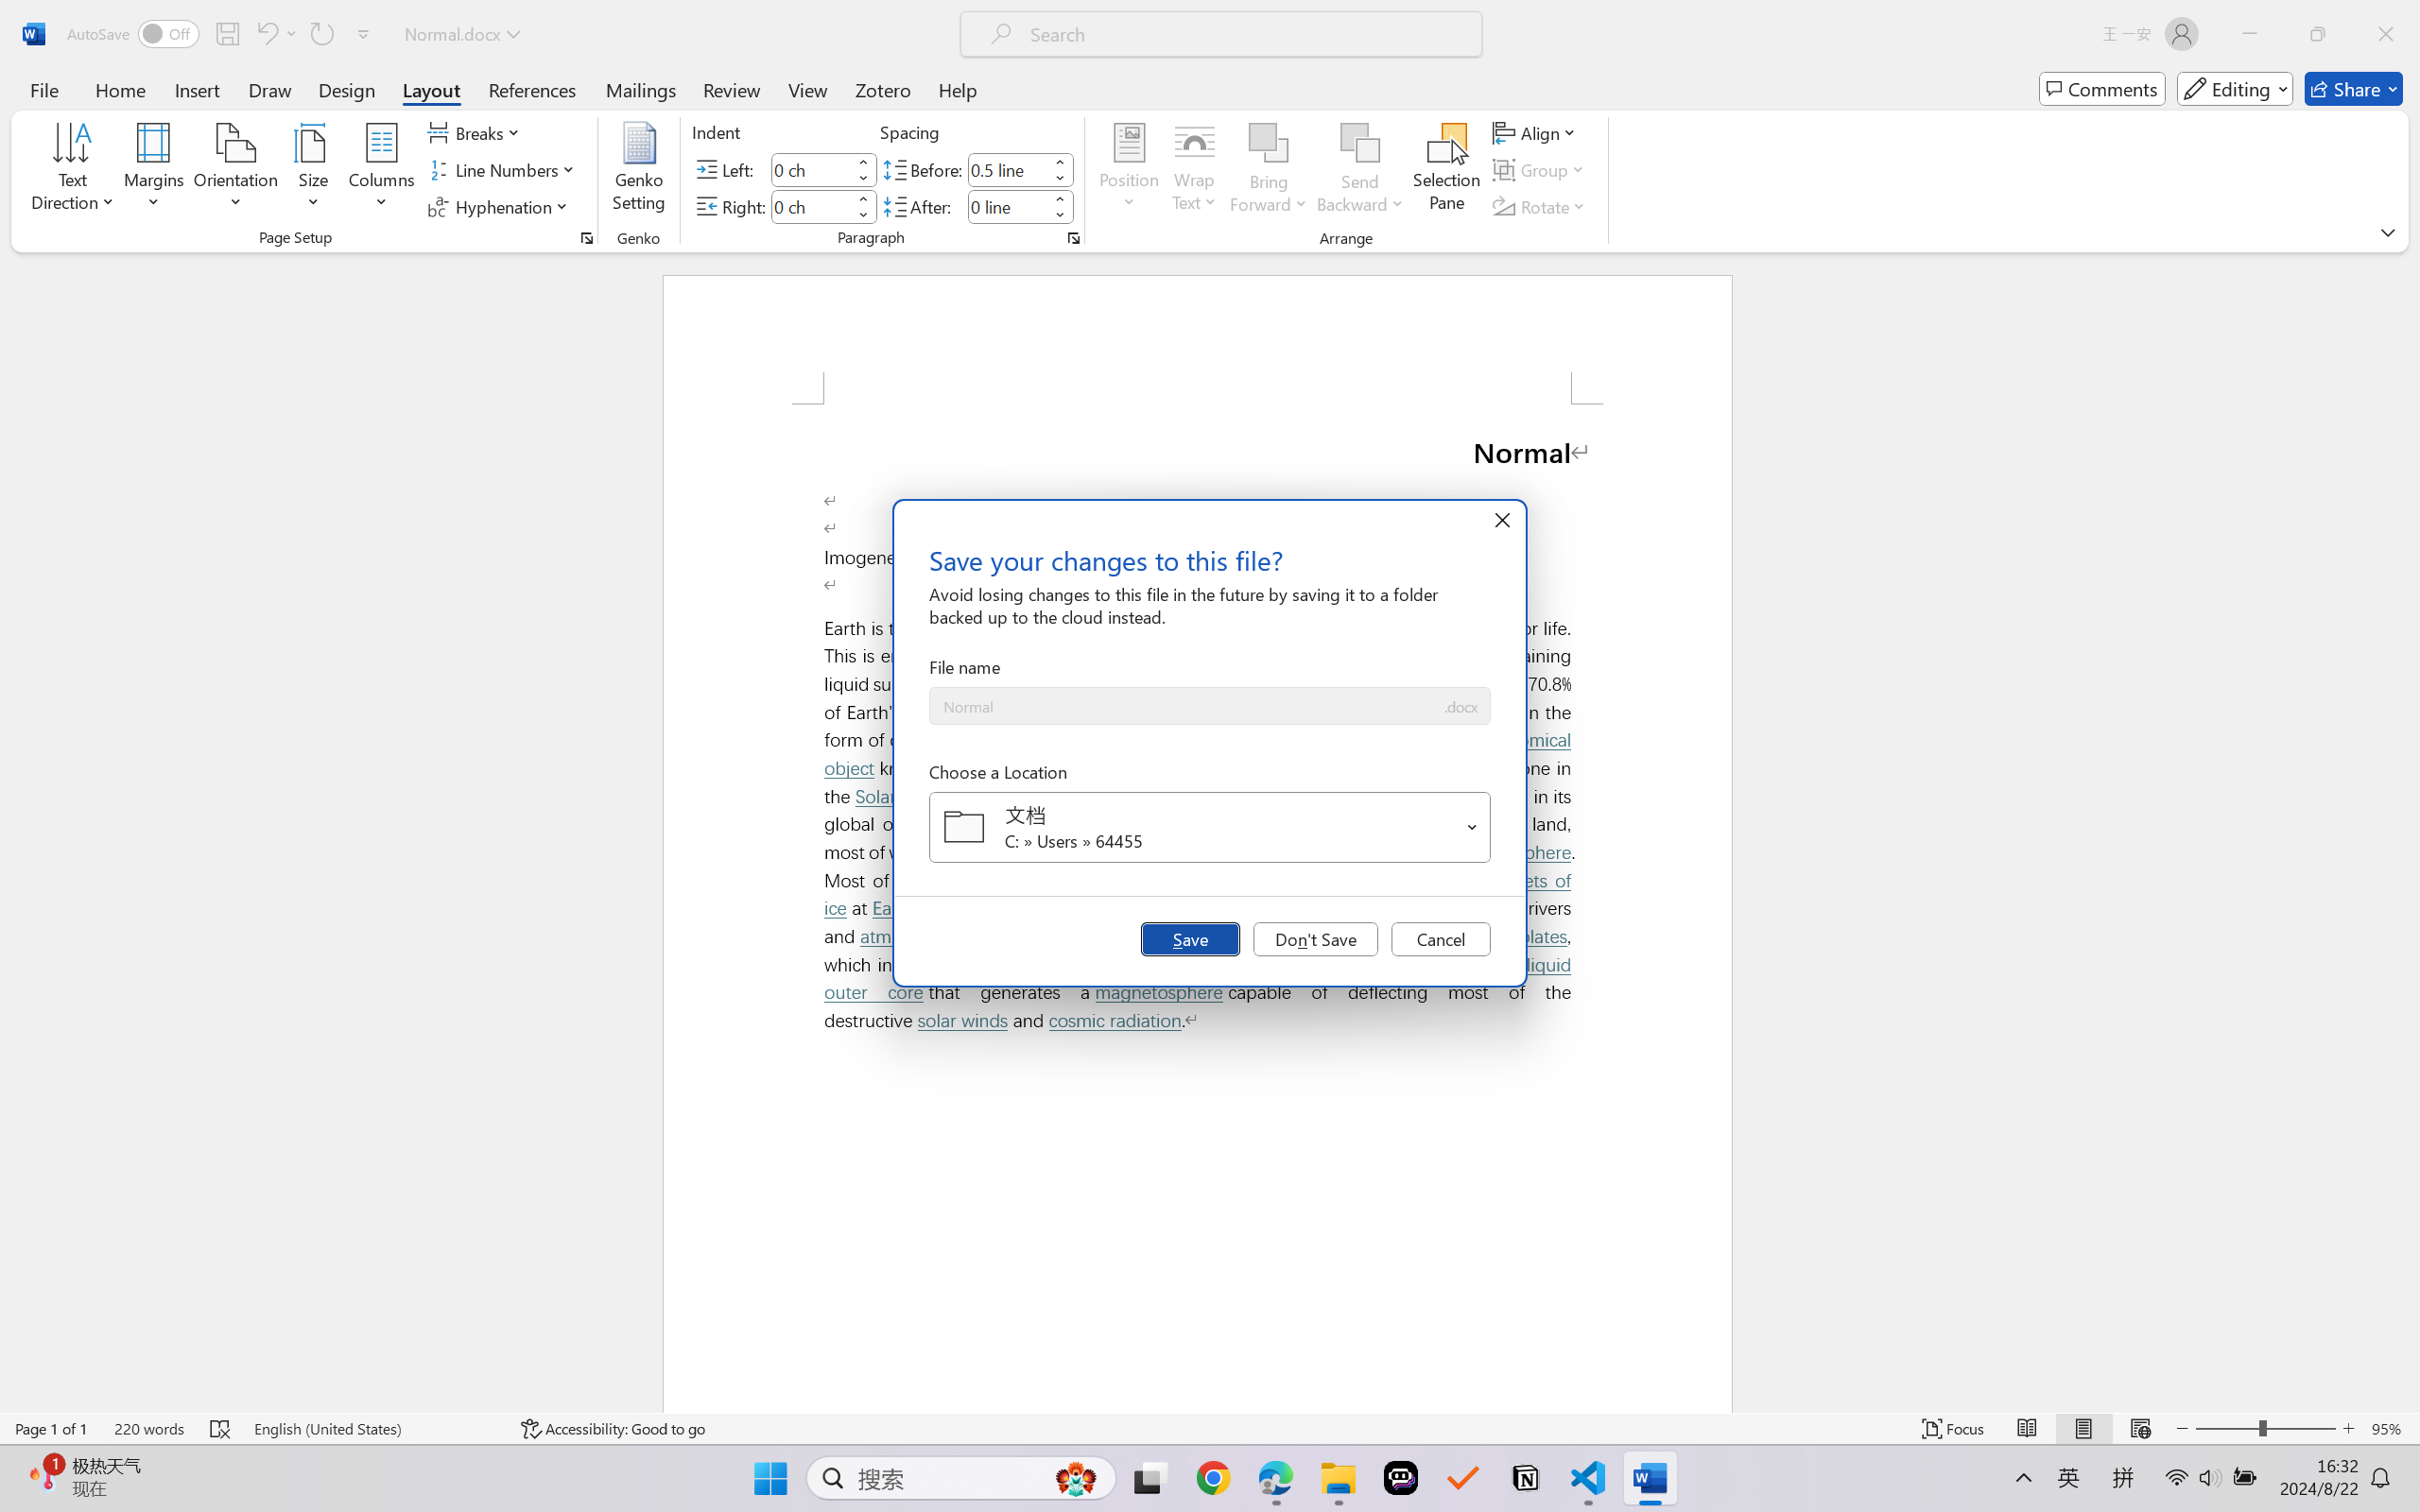 The height and width of the screenshot is (1512, 2420). I want to click on 'cosmic radiation', so click(1115, 1020).